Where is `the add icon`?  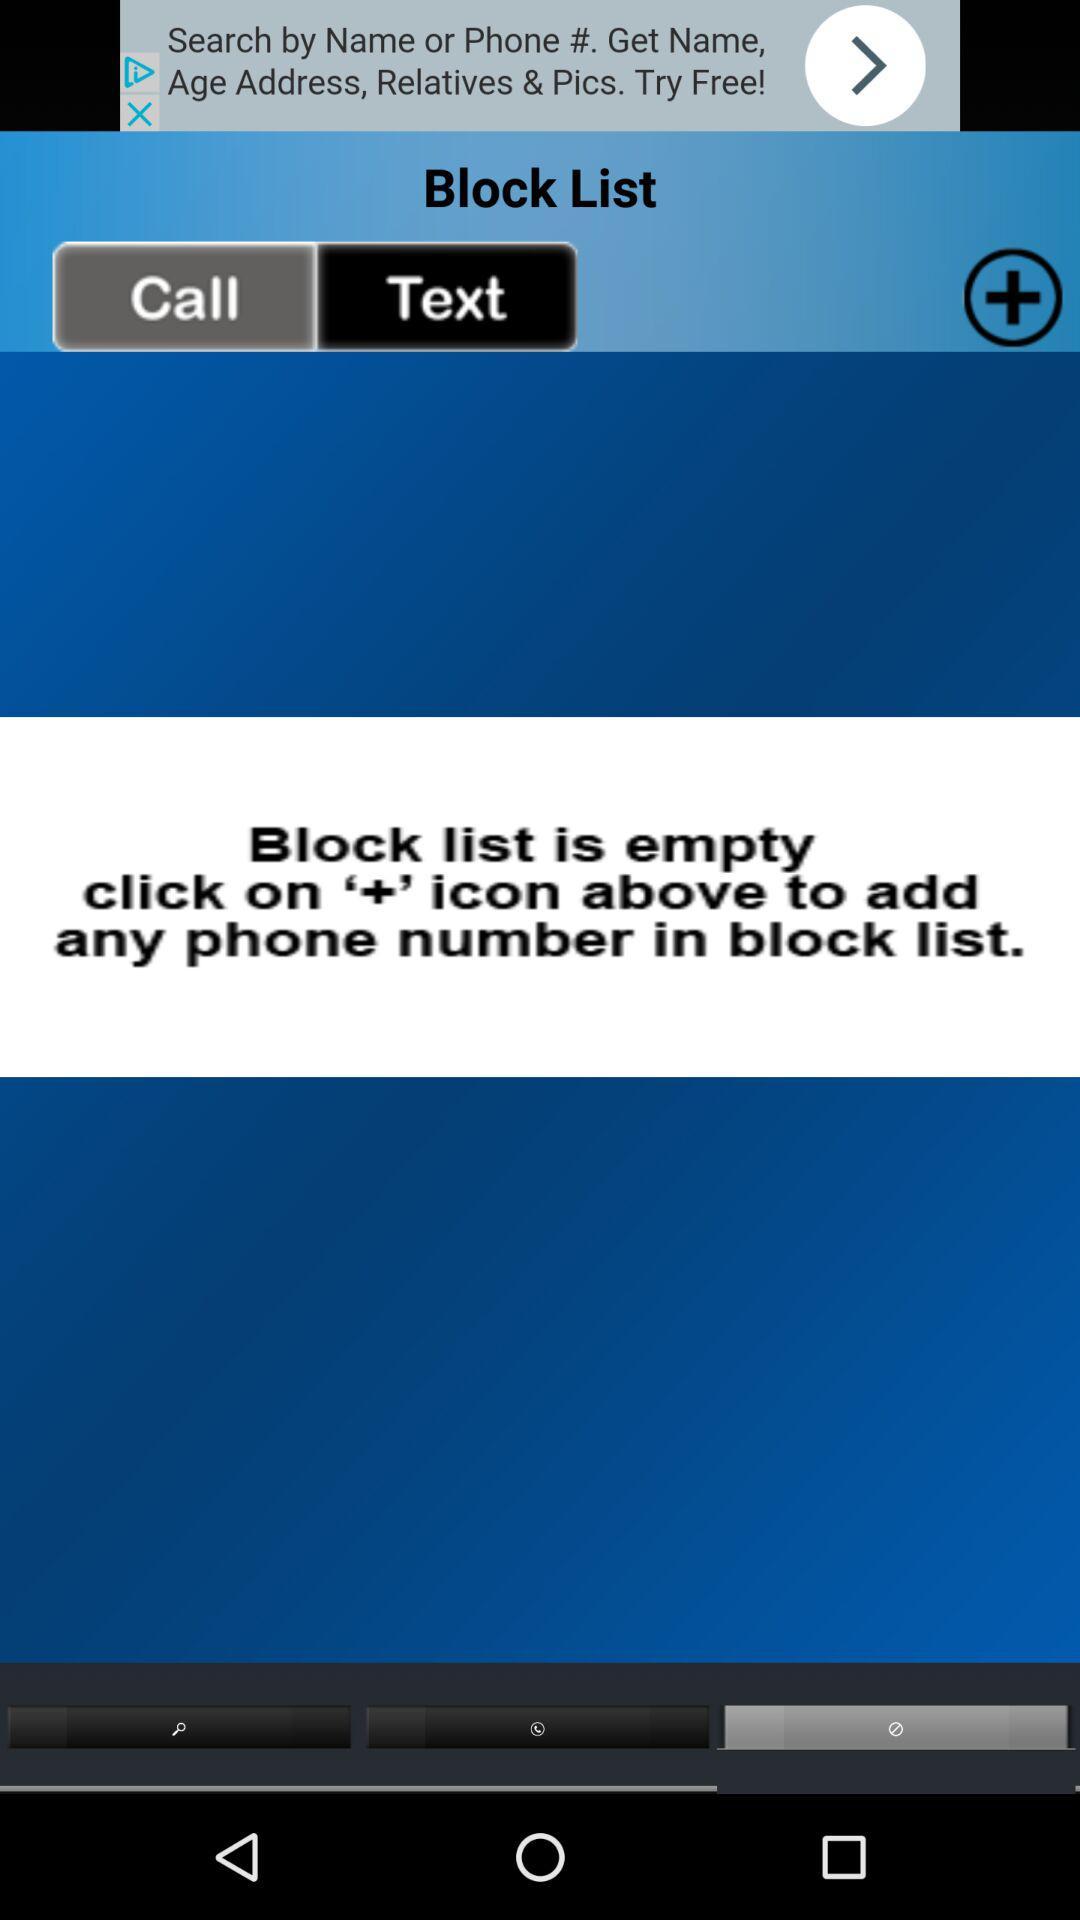 the add icon is located at coordinates (1009, 315).